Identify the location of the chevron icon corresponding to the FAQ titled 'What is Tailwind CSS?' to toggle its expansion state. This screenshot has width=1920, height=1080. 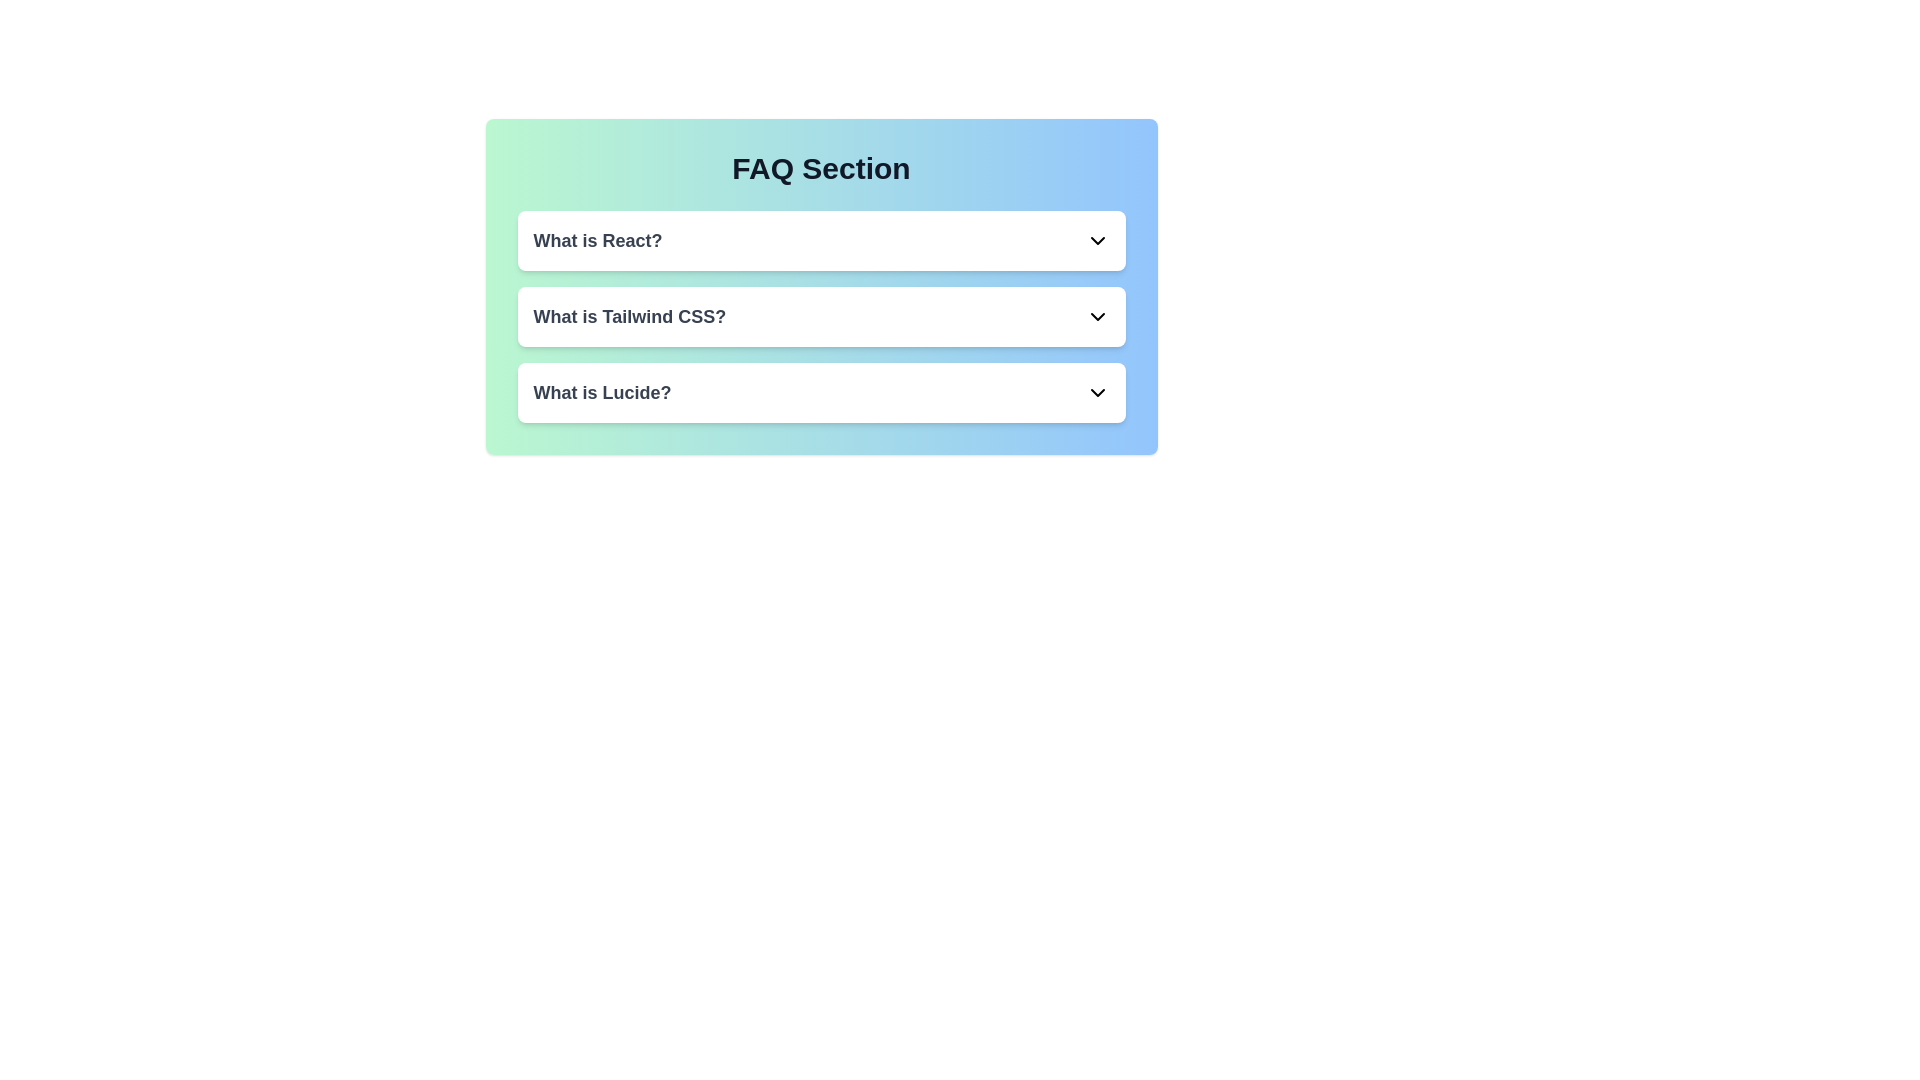
(1096, 315).